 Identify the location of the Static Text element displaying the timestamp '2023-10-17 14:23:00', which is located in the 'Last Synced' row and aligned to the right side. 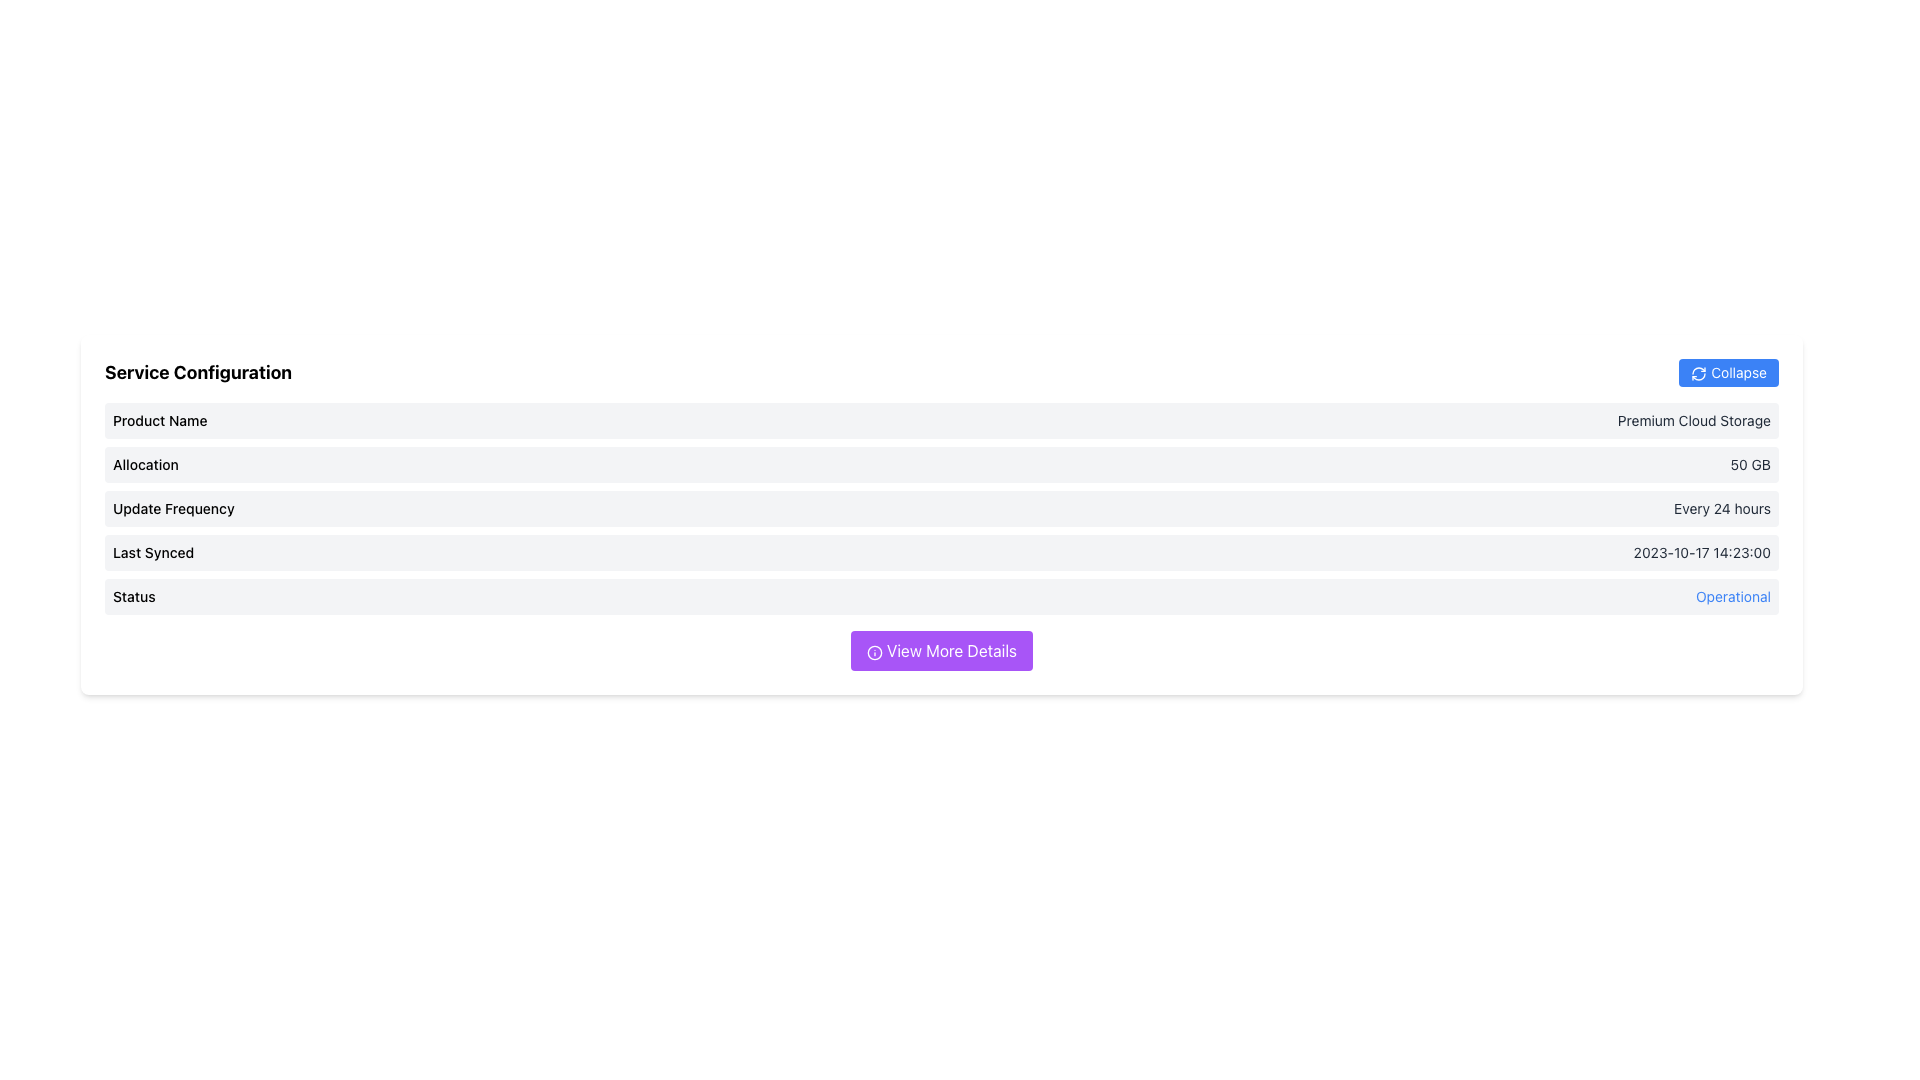
(1701, 552).